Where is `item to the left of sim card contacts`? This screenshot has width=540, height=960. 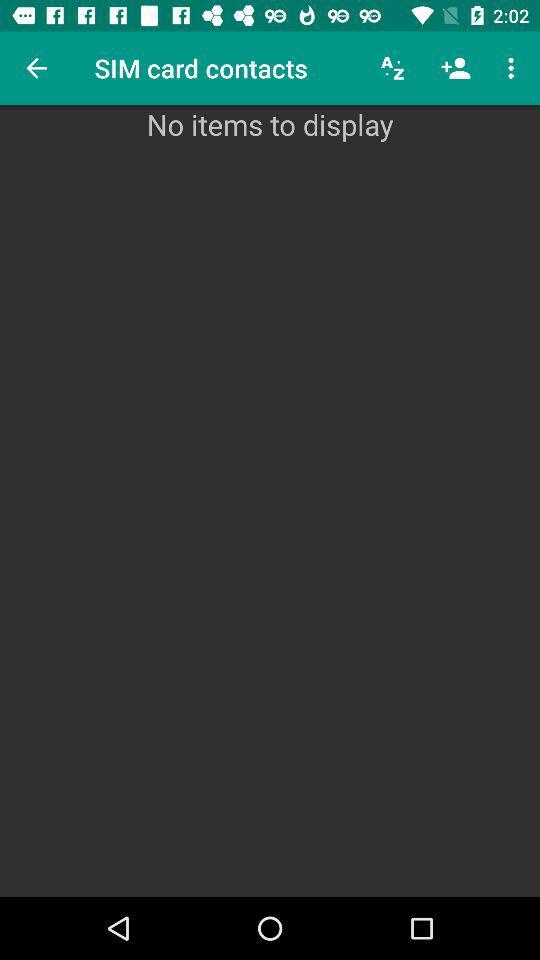 item to the left of sim card contacts is located at coordinates (36, 68).